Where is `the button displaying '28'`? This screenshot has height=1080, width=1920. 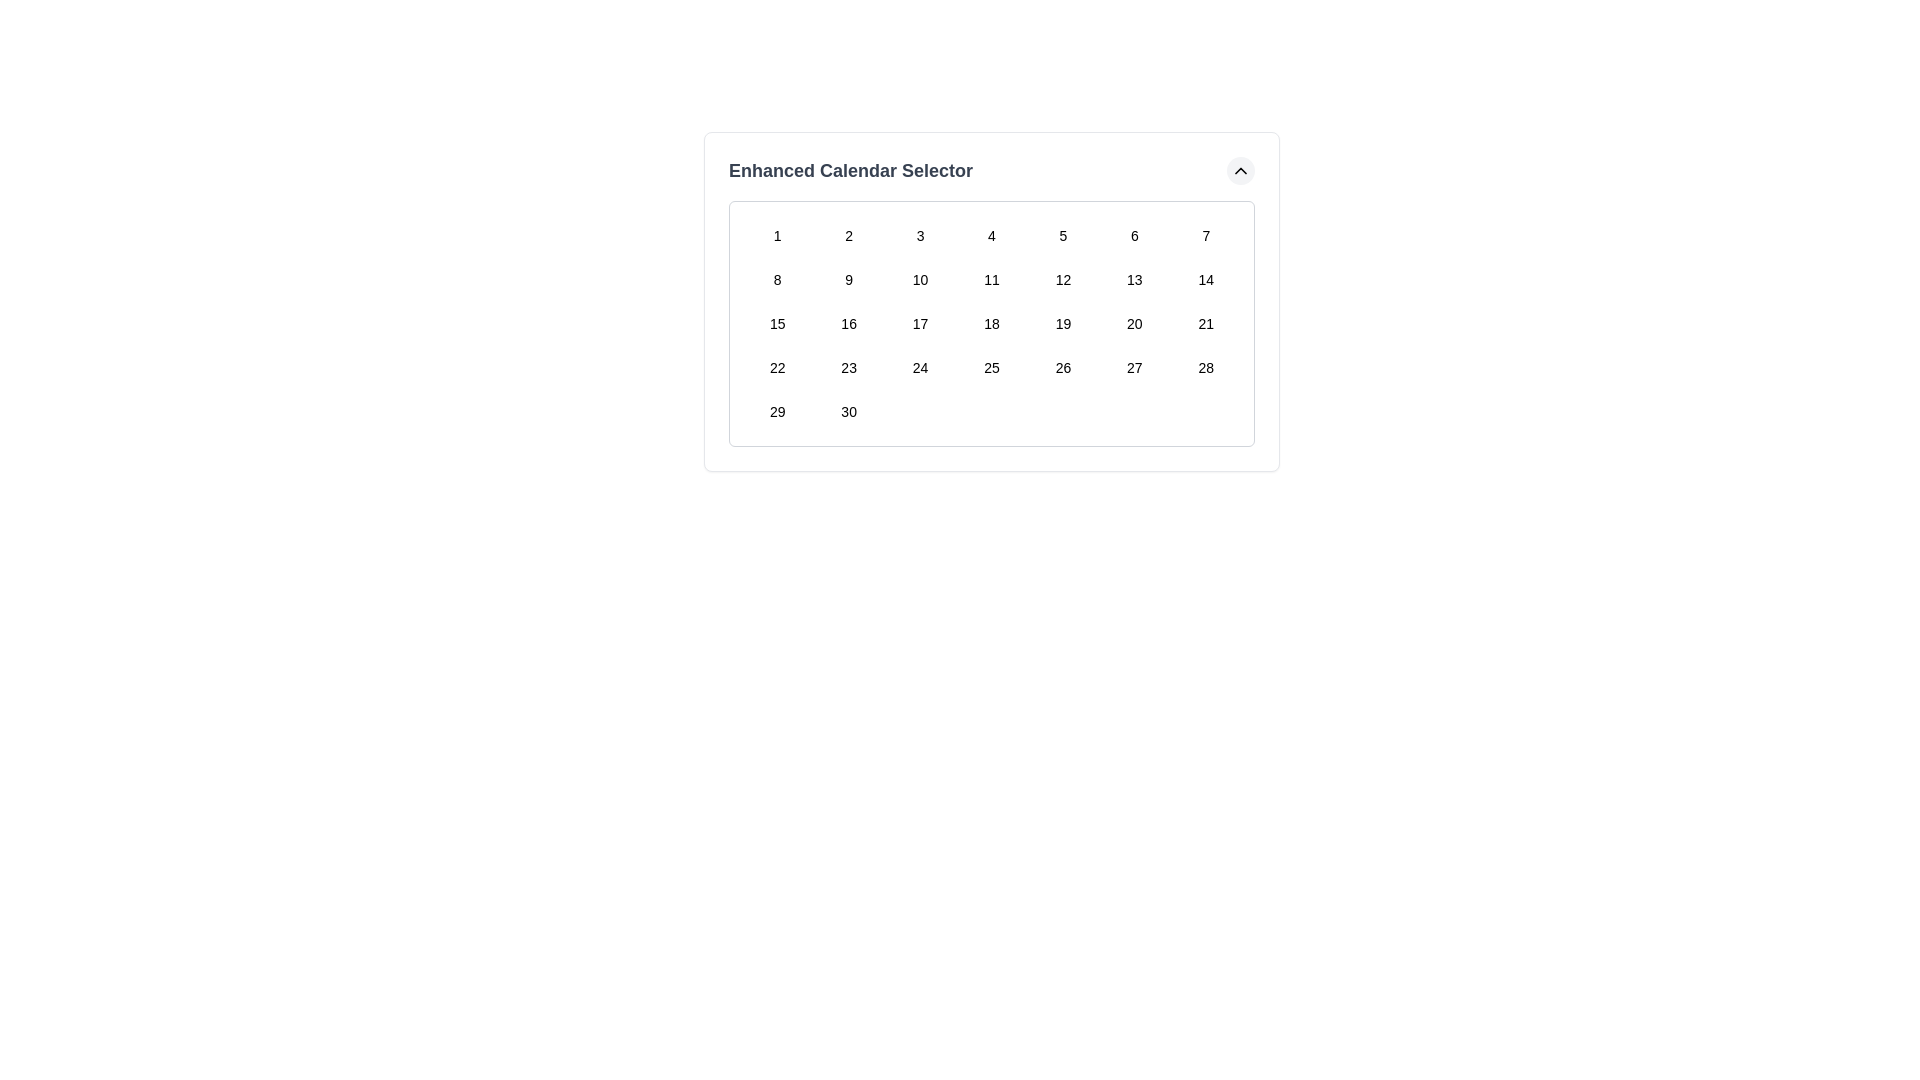 the button displaying '28' is located at coordinates (1205, 367).